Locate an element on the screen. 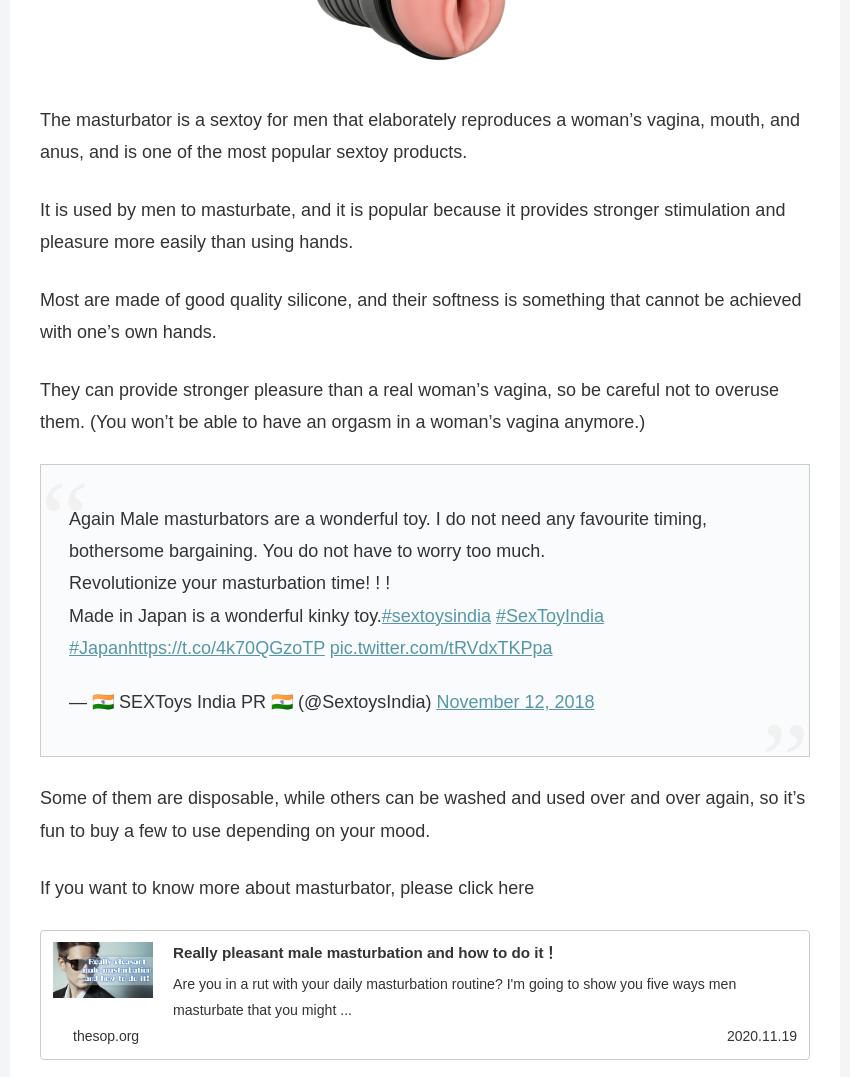 The image size is (850, 1077). 'pic.twitter.com/tRVdxTKPpa' is located at coordinates (439, 649).